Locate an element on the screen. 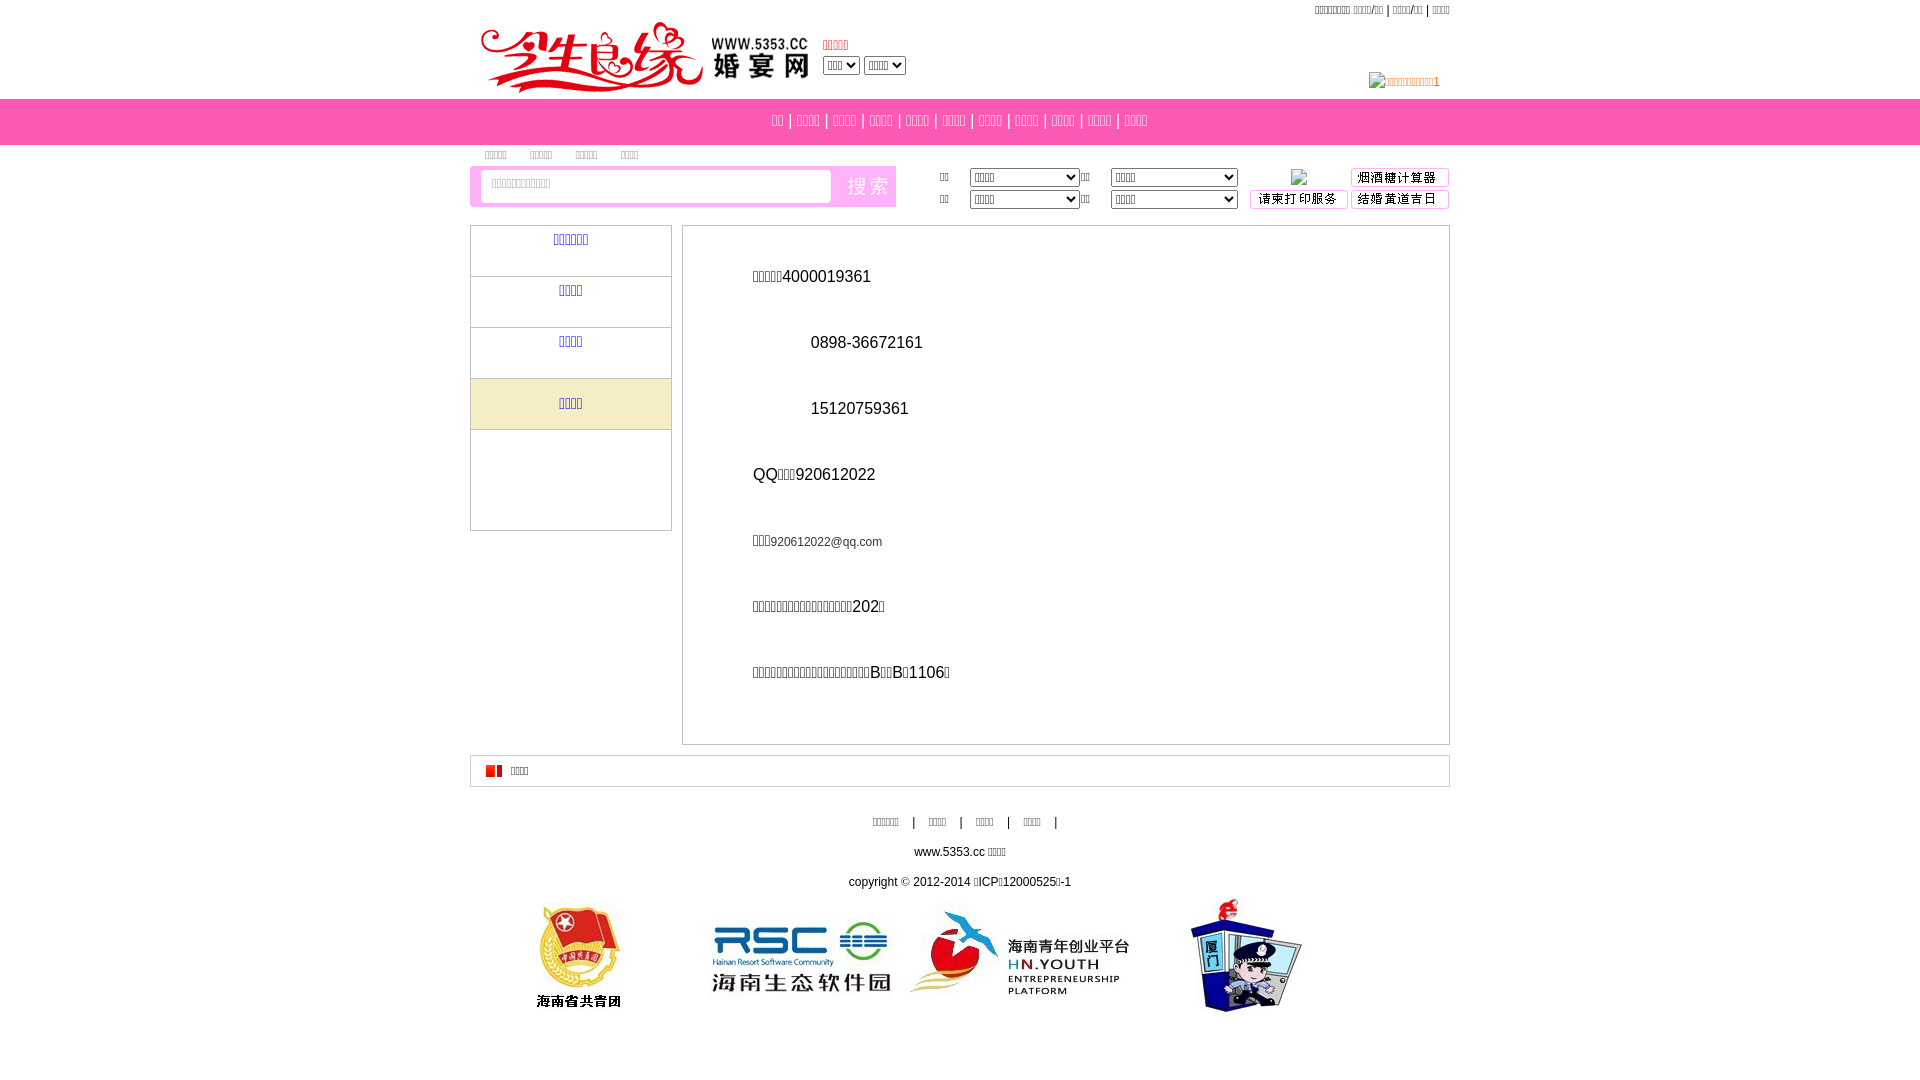  '920612022@qq.com' is located at coordinates (826, 542).